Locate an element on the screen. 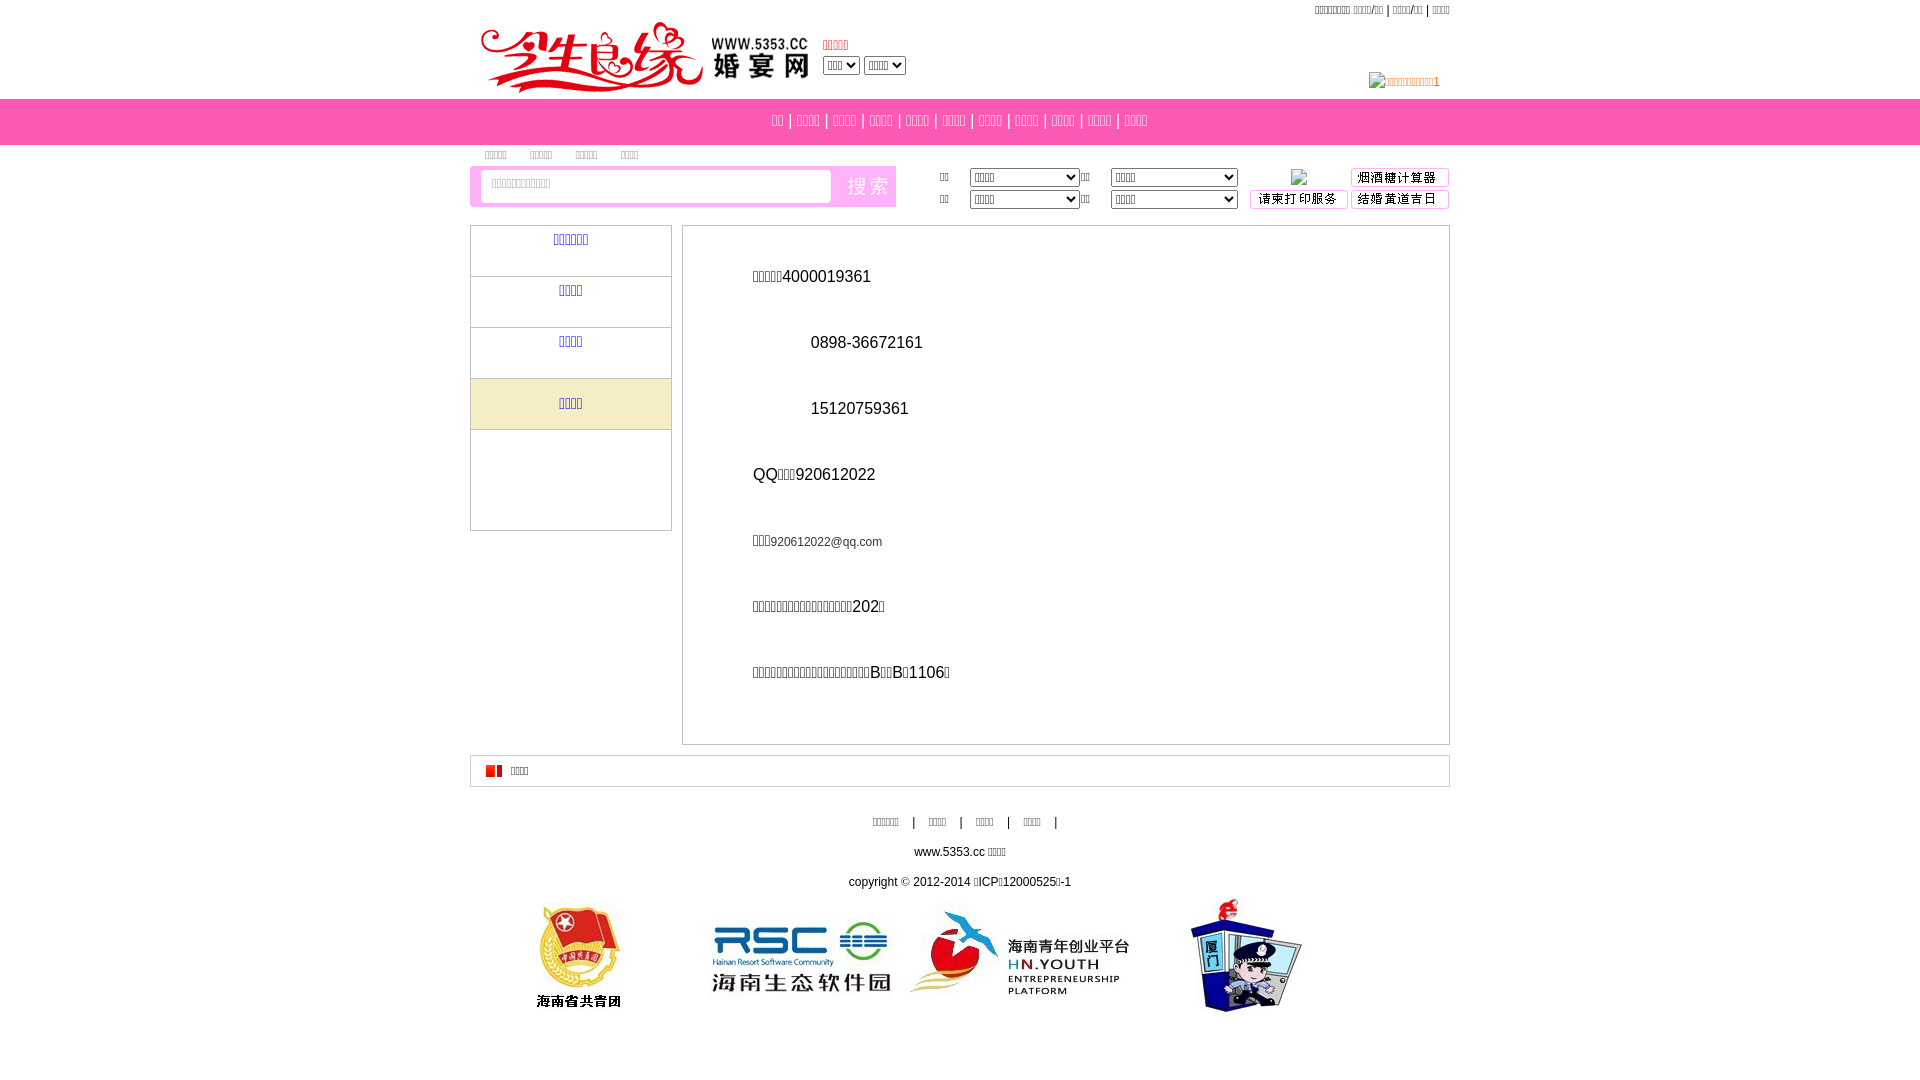  '920612022@qq.com' is located at coordinates (826, 542).